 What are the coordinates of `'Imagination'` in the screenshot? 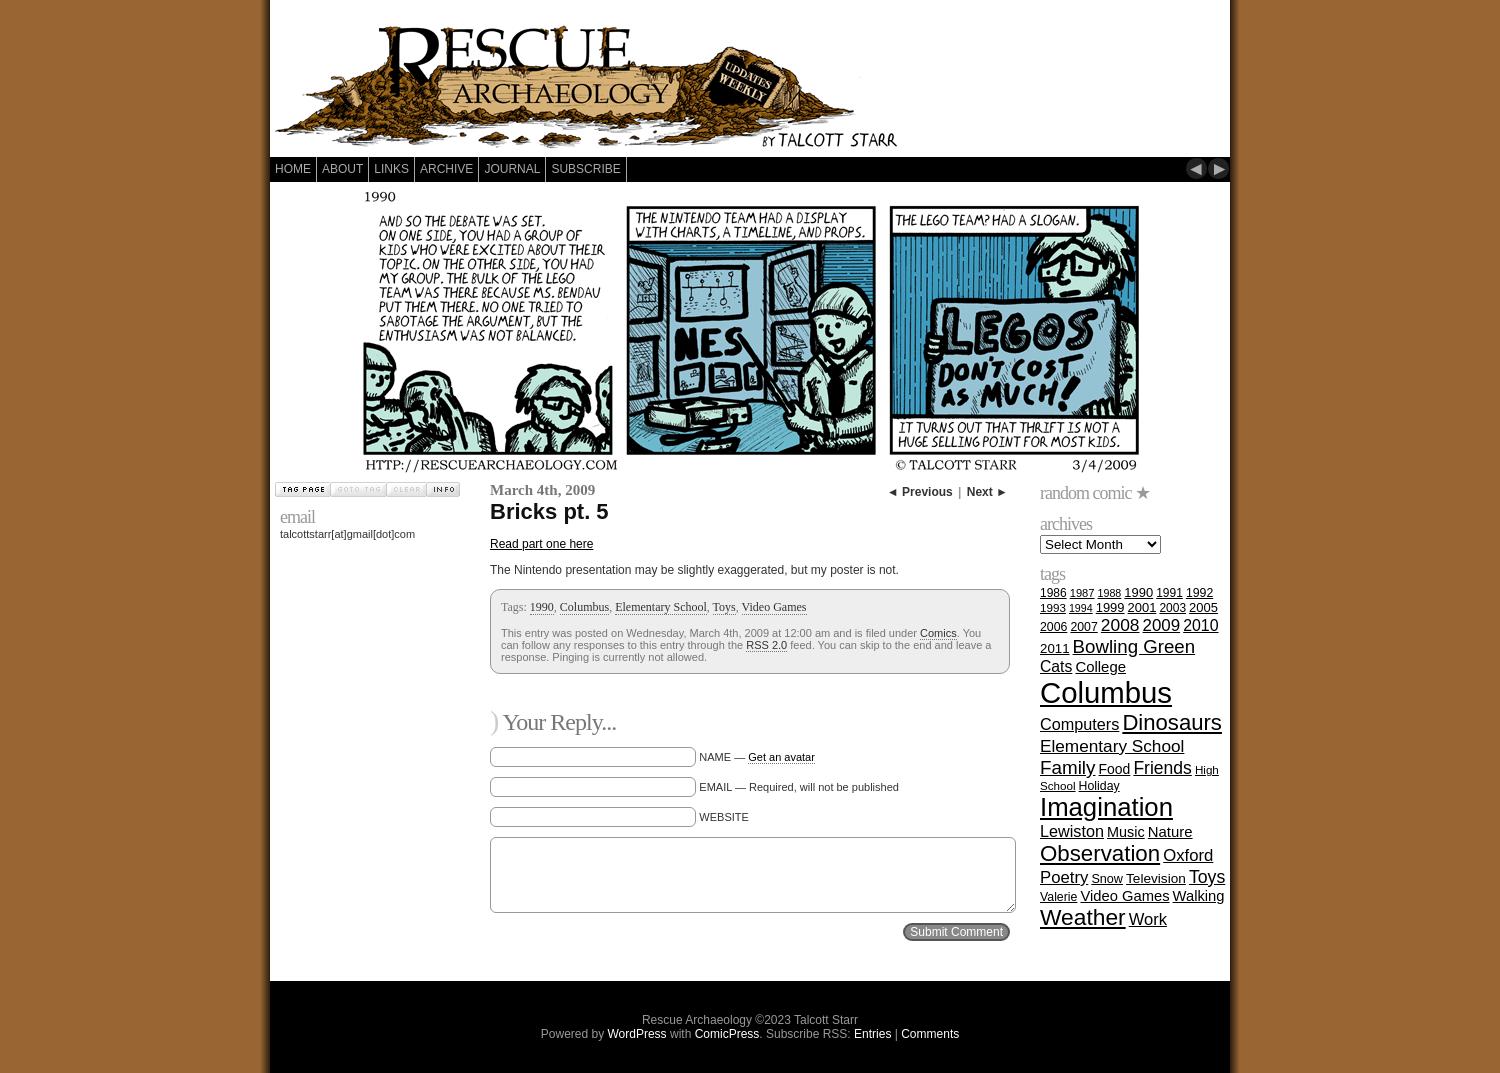 It's located at (1104, 807).